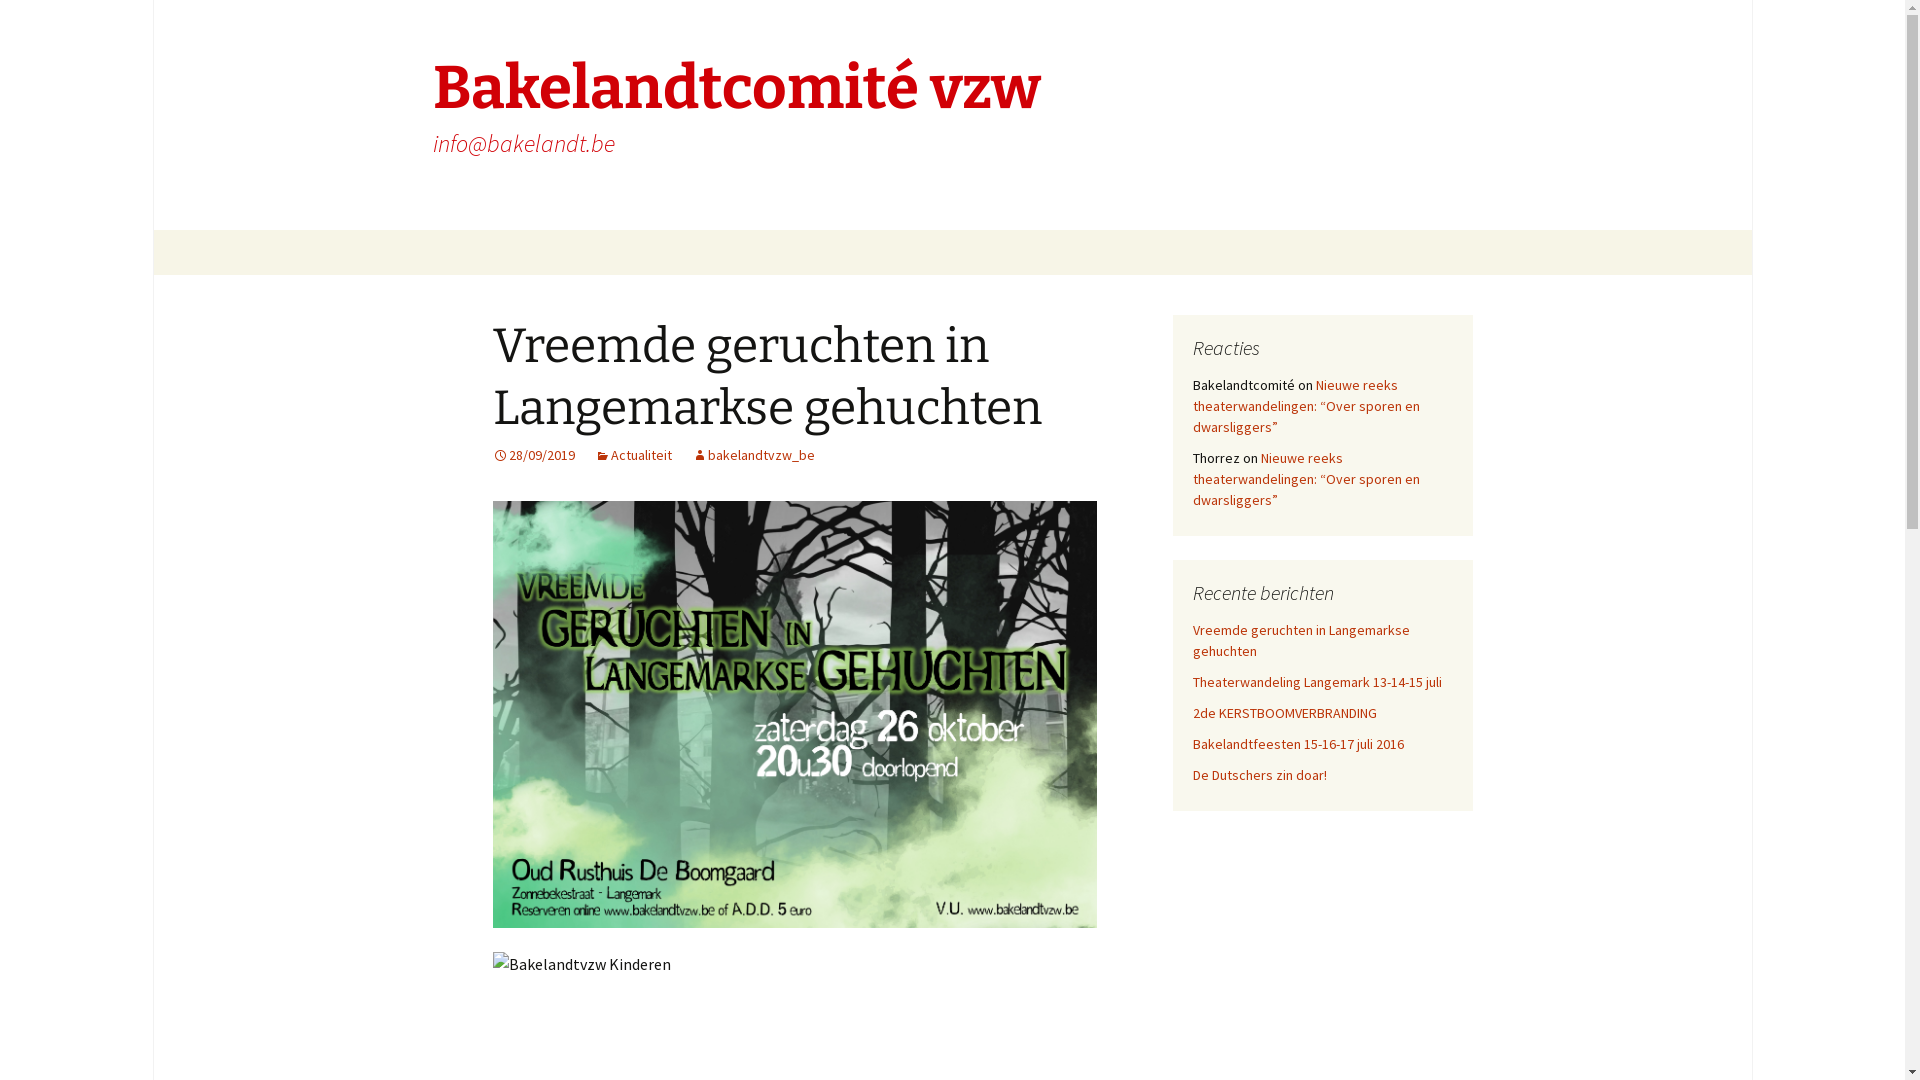  Describe the element at coordinates (1297, 744) in the screenshot. I see `'Bakelandtfeesten 15-16-17 juli 2016'` at that location.